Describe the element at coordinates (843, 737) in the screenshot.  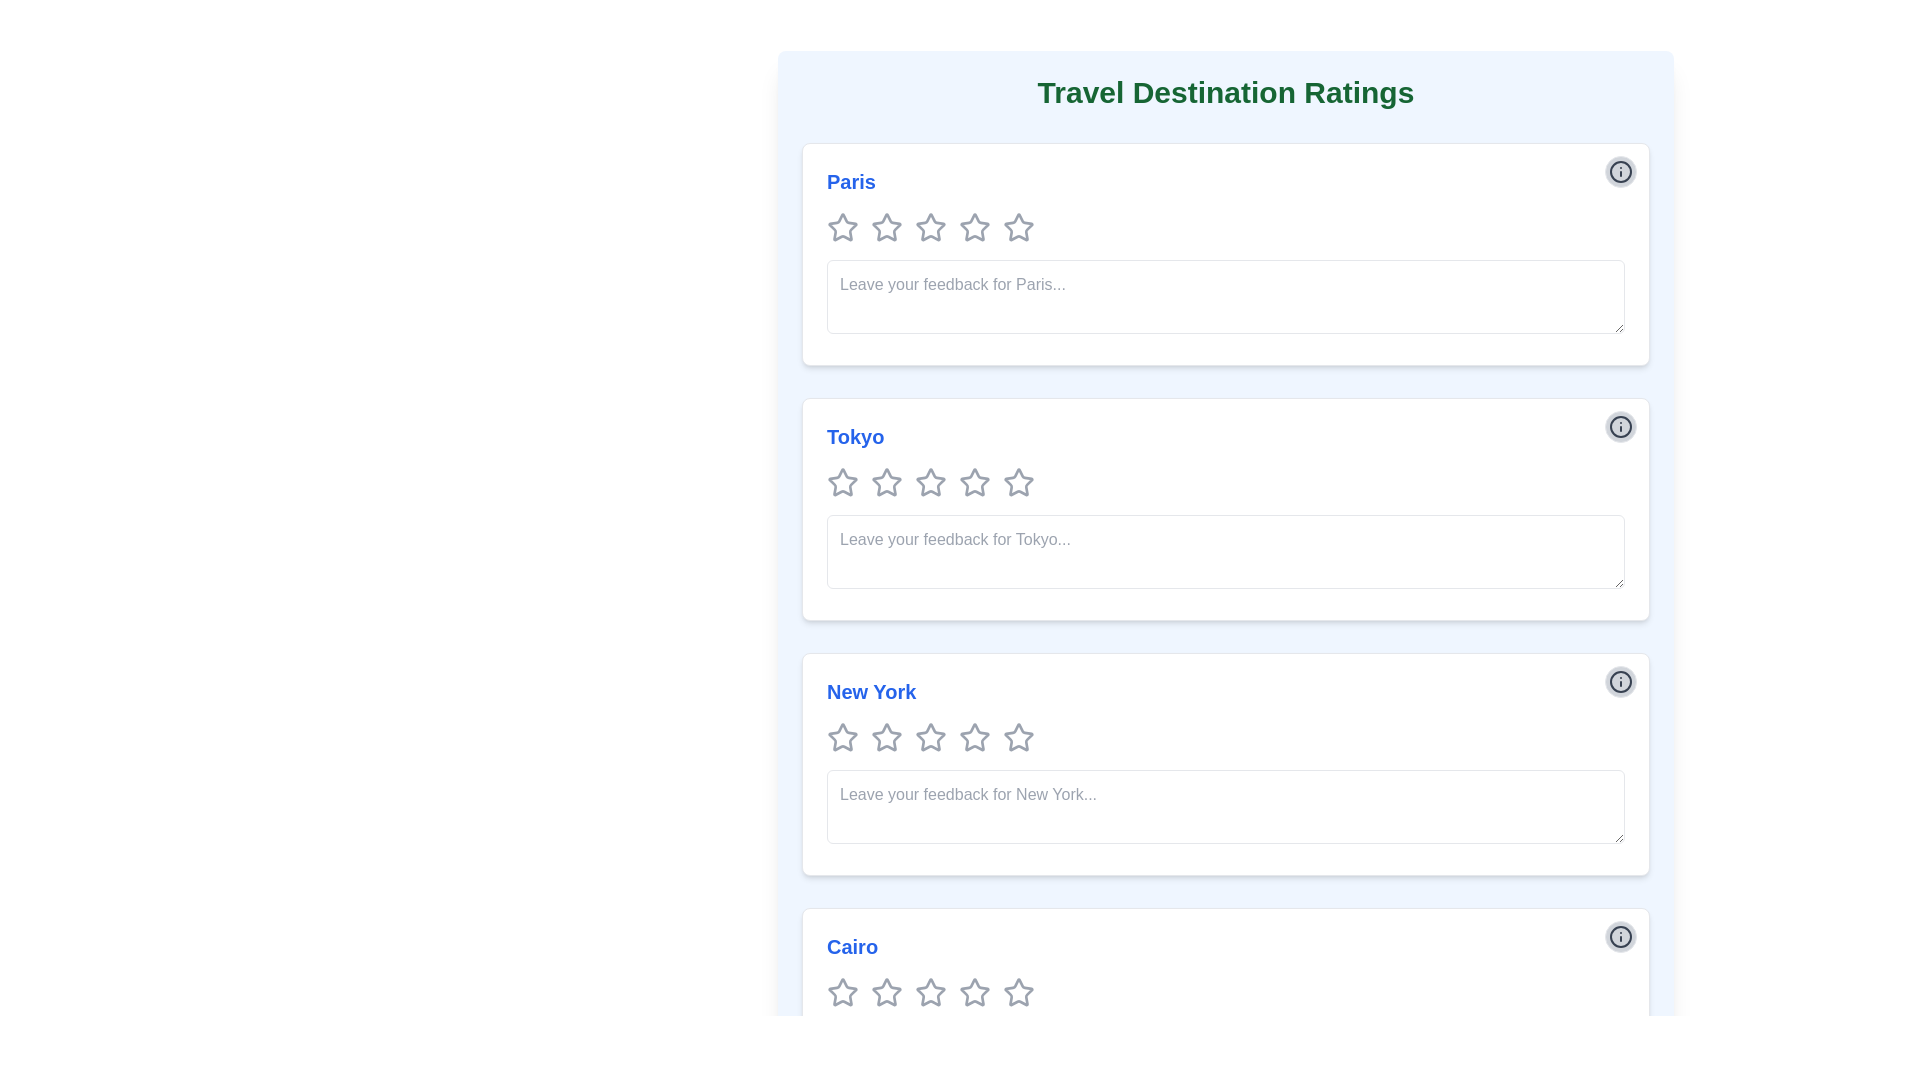
I see `the first star in the rating system for 'New York'` at that location.